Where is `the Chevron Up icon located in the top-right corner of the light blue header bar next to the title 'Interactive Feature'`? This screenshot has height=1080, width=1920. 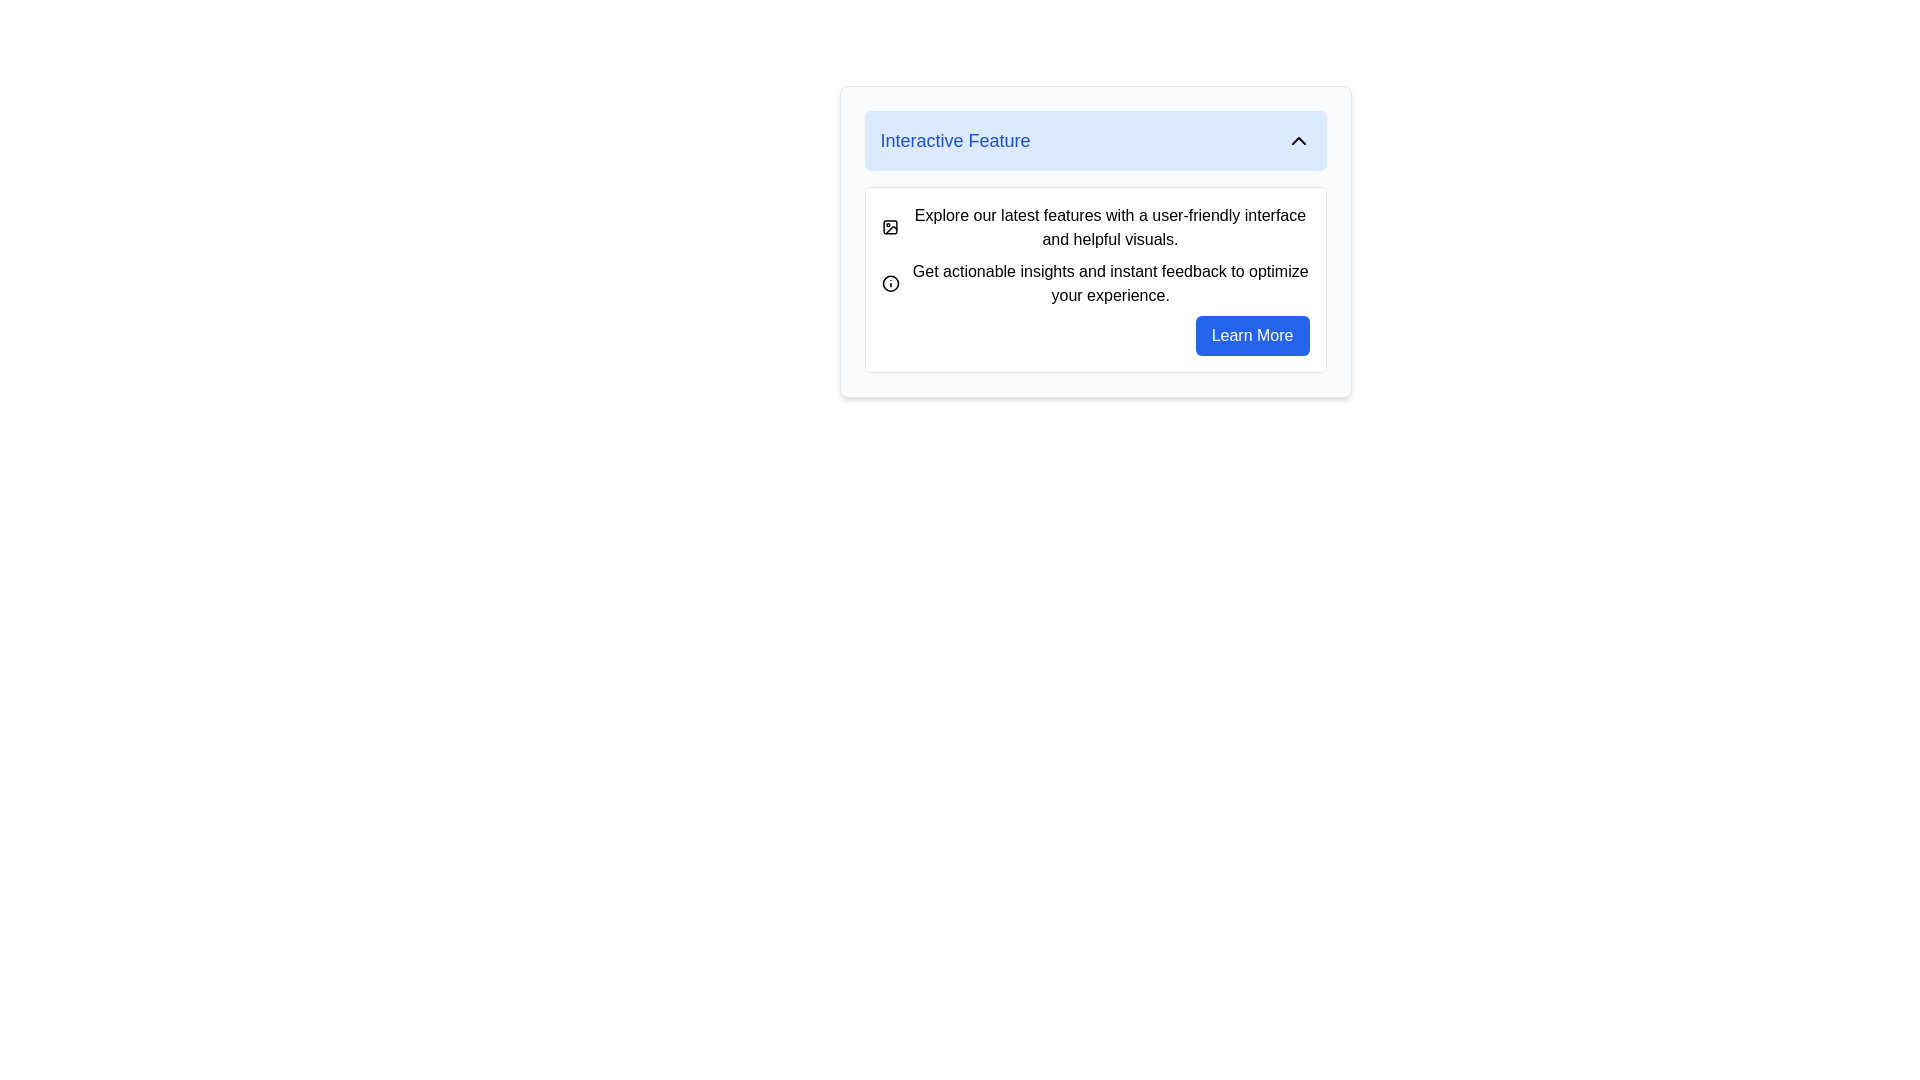
the Chevron Up icon located in the top-right corner of the light blue header bar next to the title 'Interactive Feature' is located at coordinates (1298, 140).